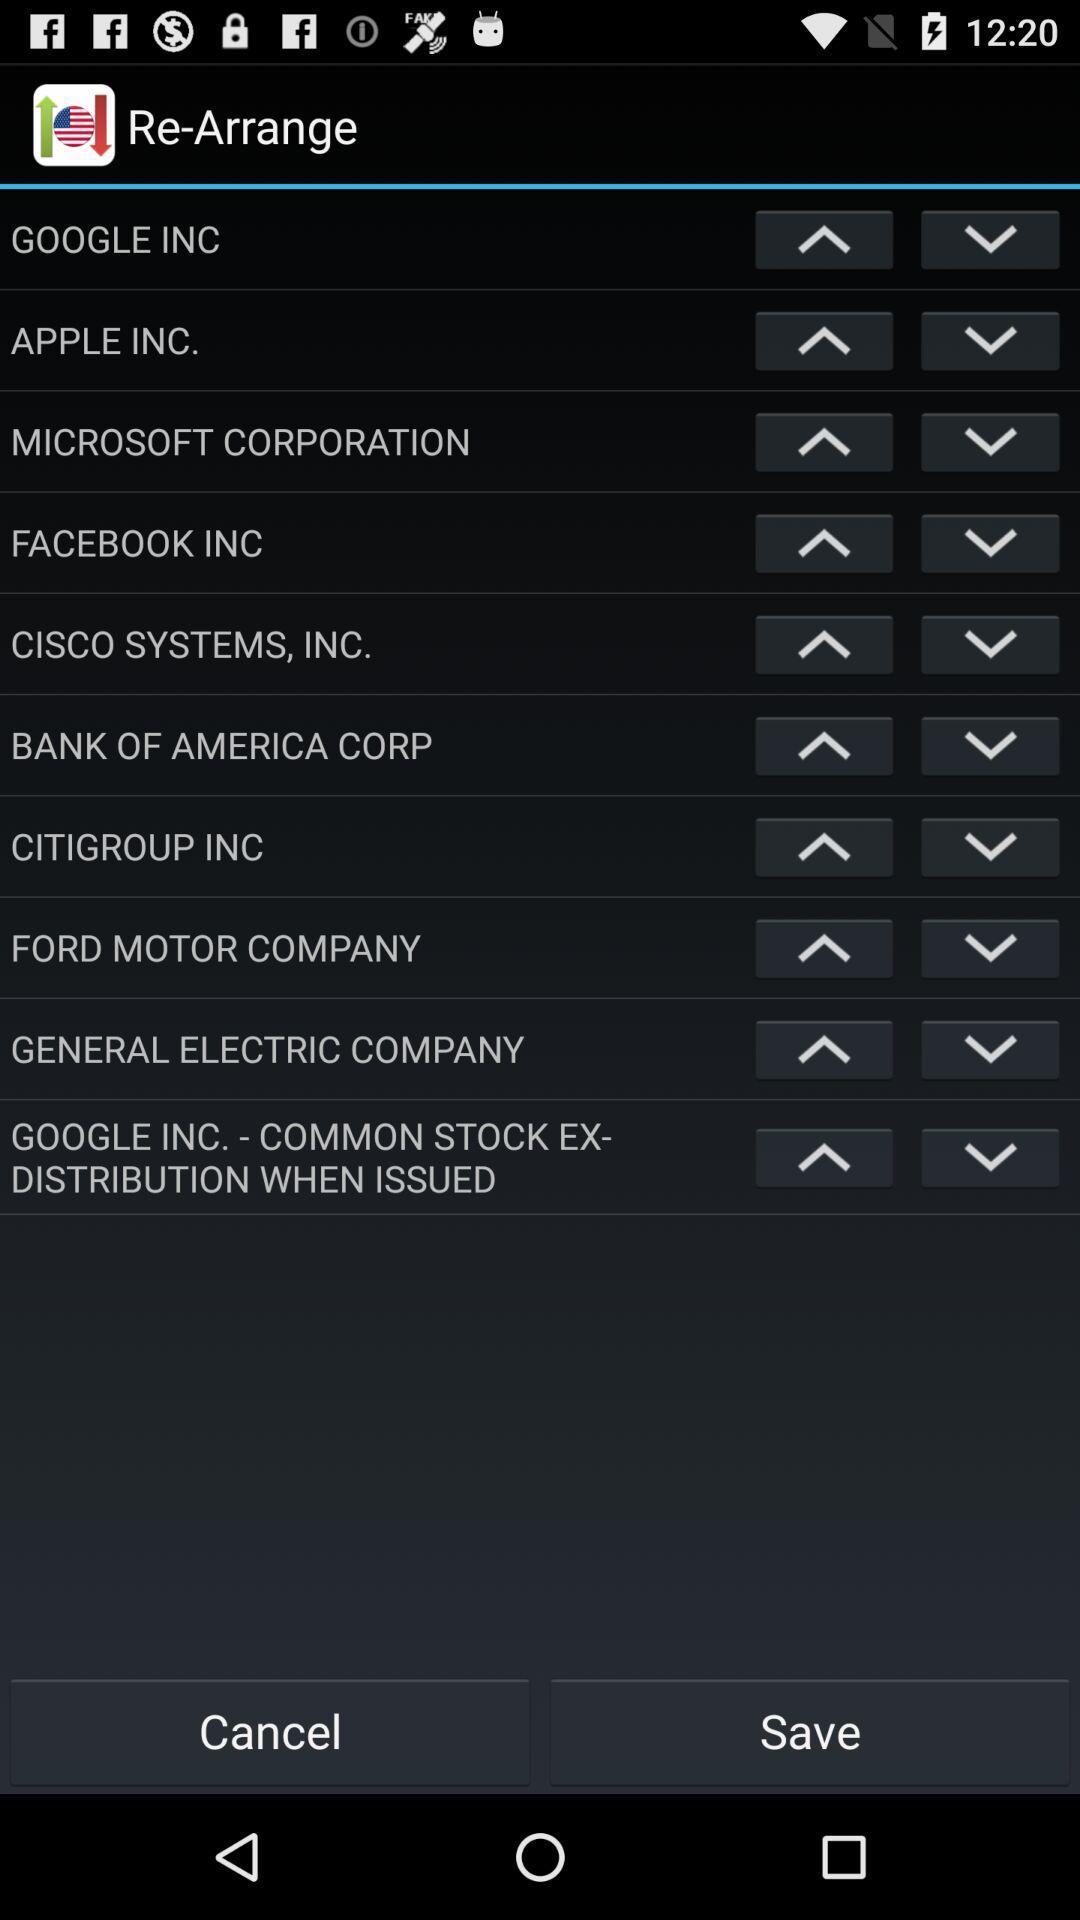 The image size is (1080, 1920). I want to click on the ford motor company item, so click(378, 946).